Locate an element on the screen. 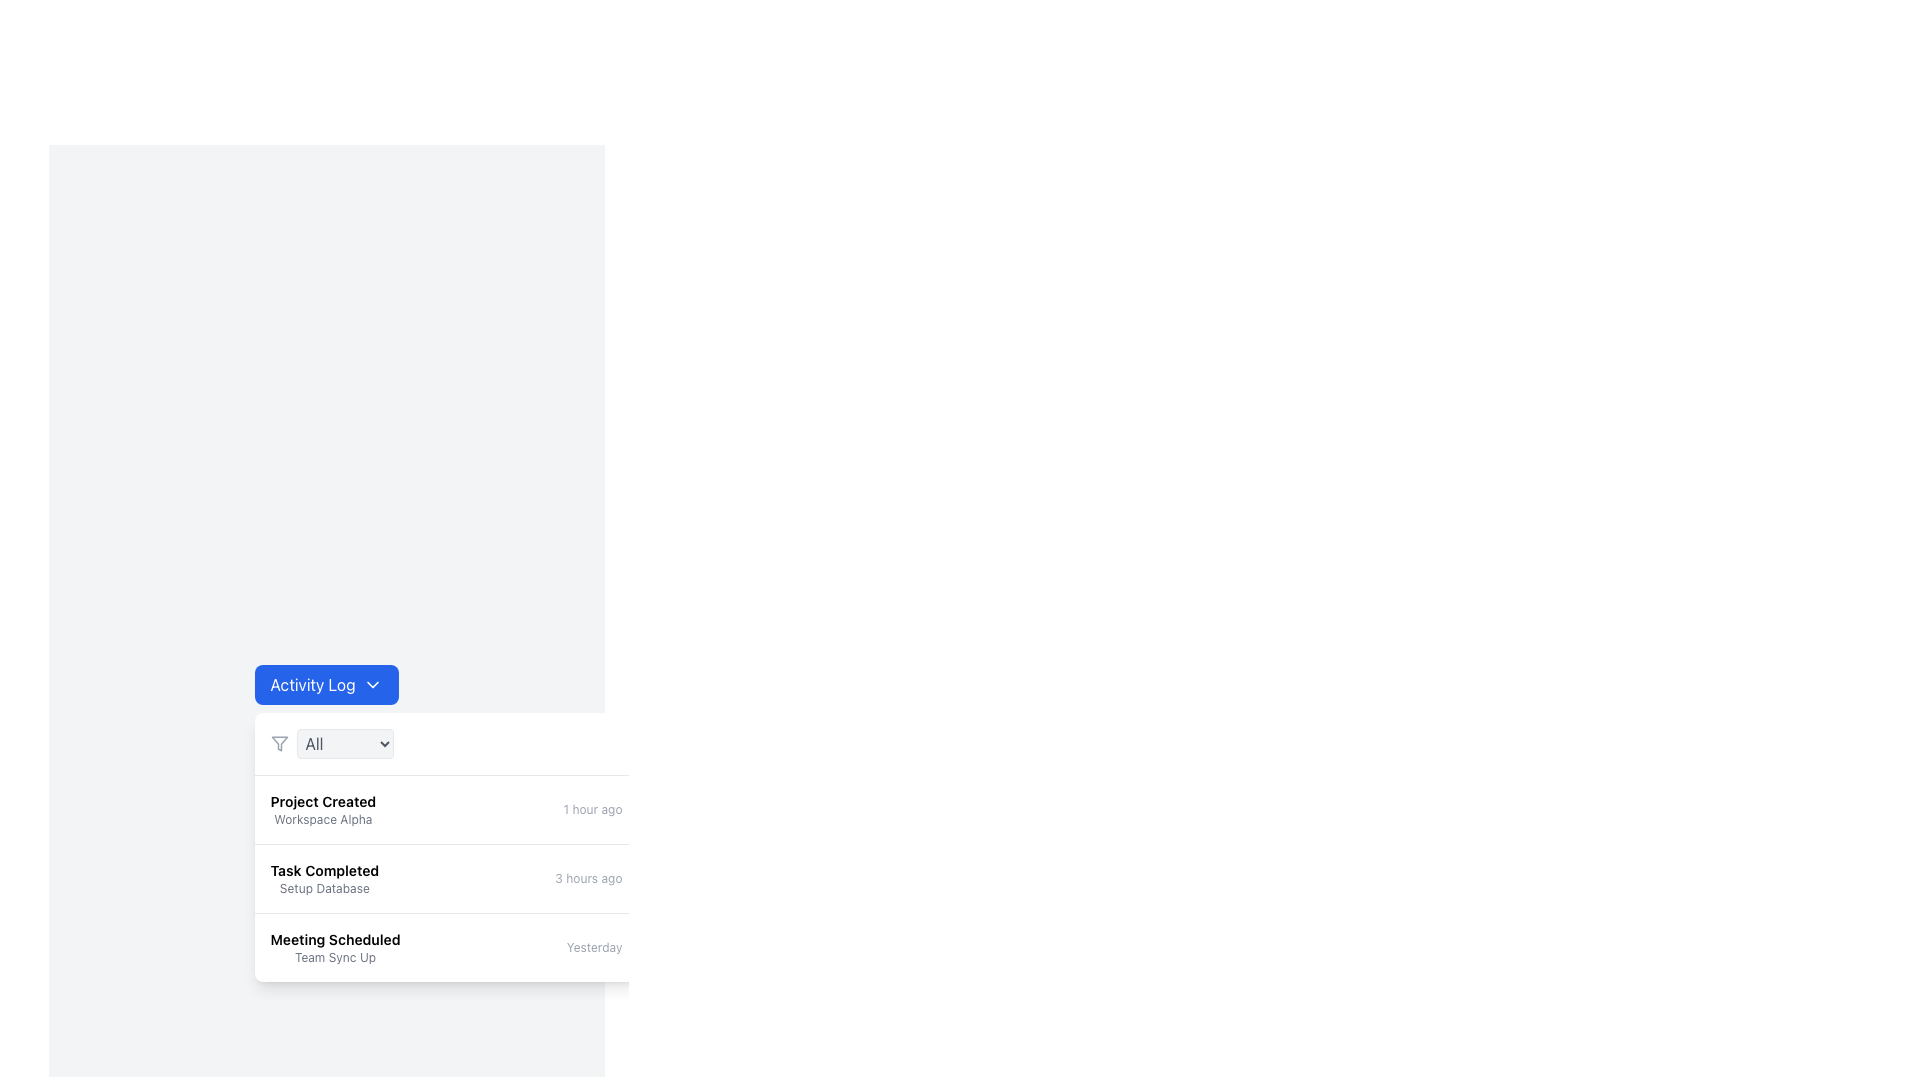 This screenshot has width=1920, height=1080. the first text label in the activity log list indicating the creation of a project, located under the 'Activity Log' button is located at coordinates (323, 801).